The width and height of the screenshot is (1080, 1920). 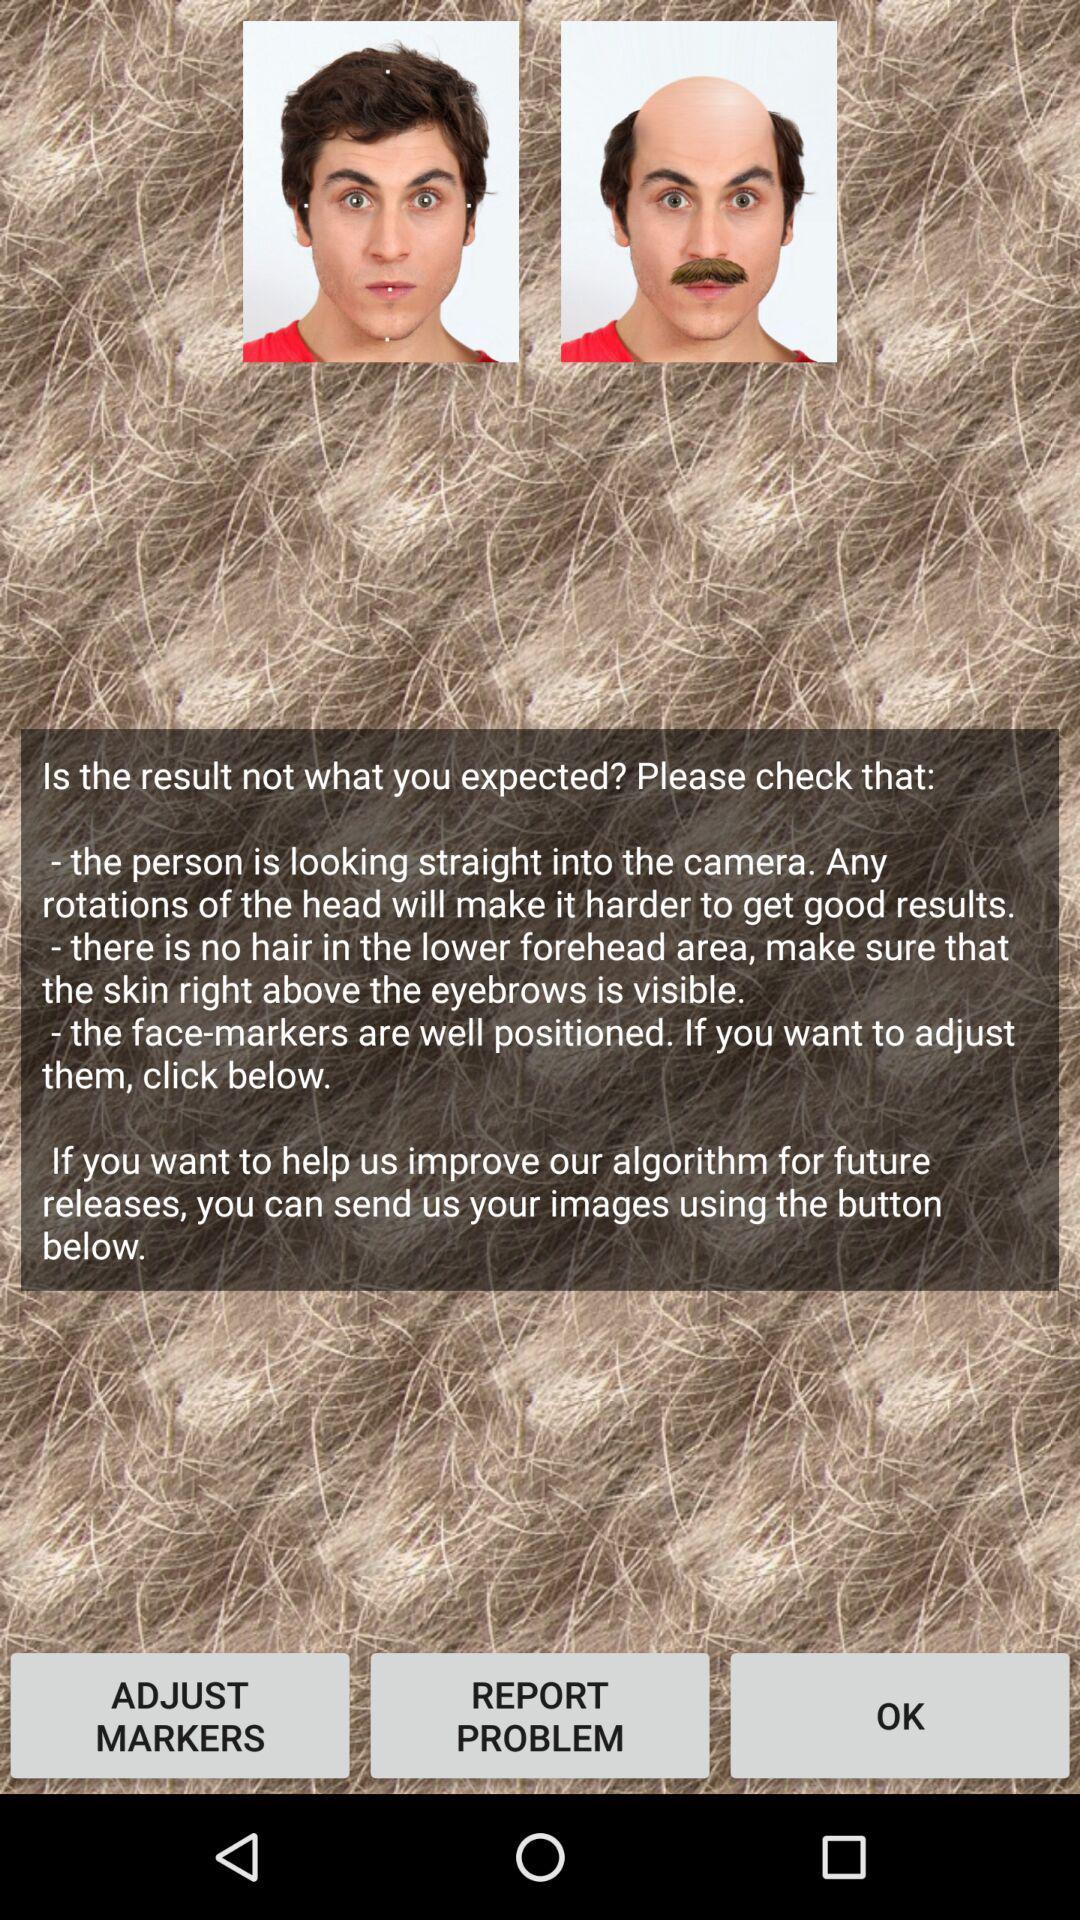 I want to click on the icon at the bottom right corner, so click(x=898, y=1714).